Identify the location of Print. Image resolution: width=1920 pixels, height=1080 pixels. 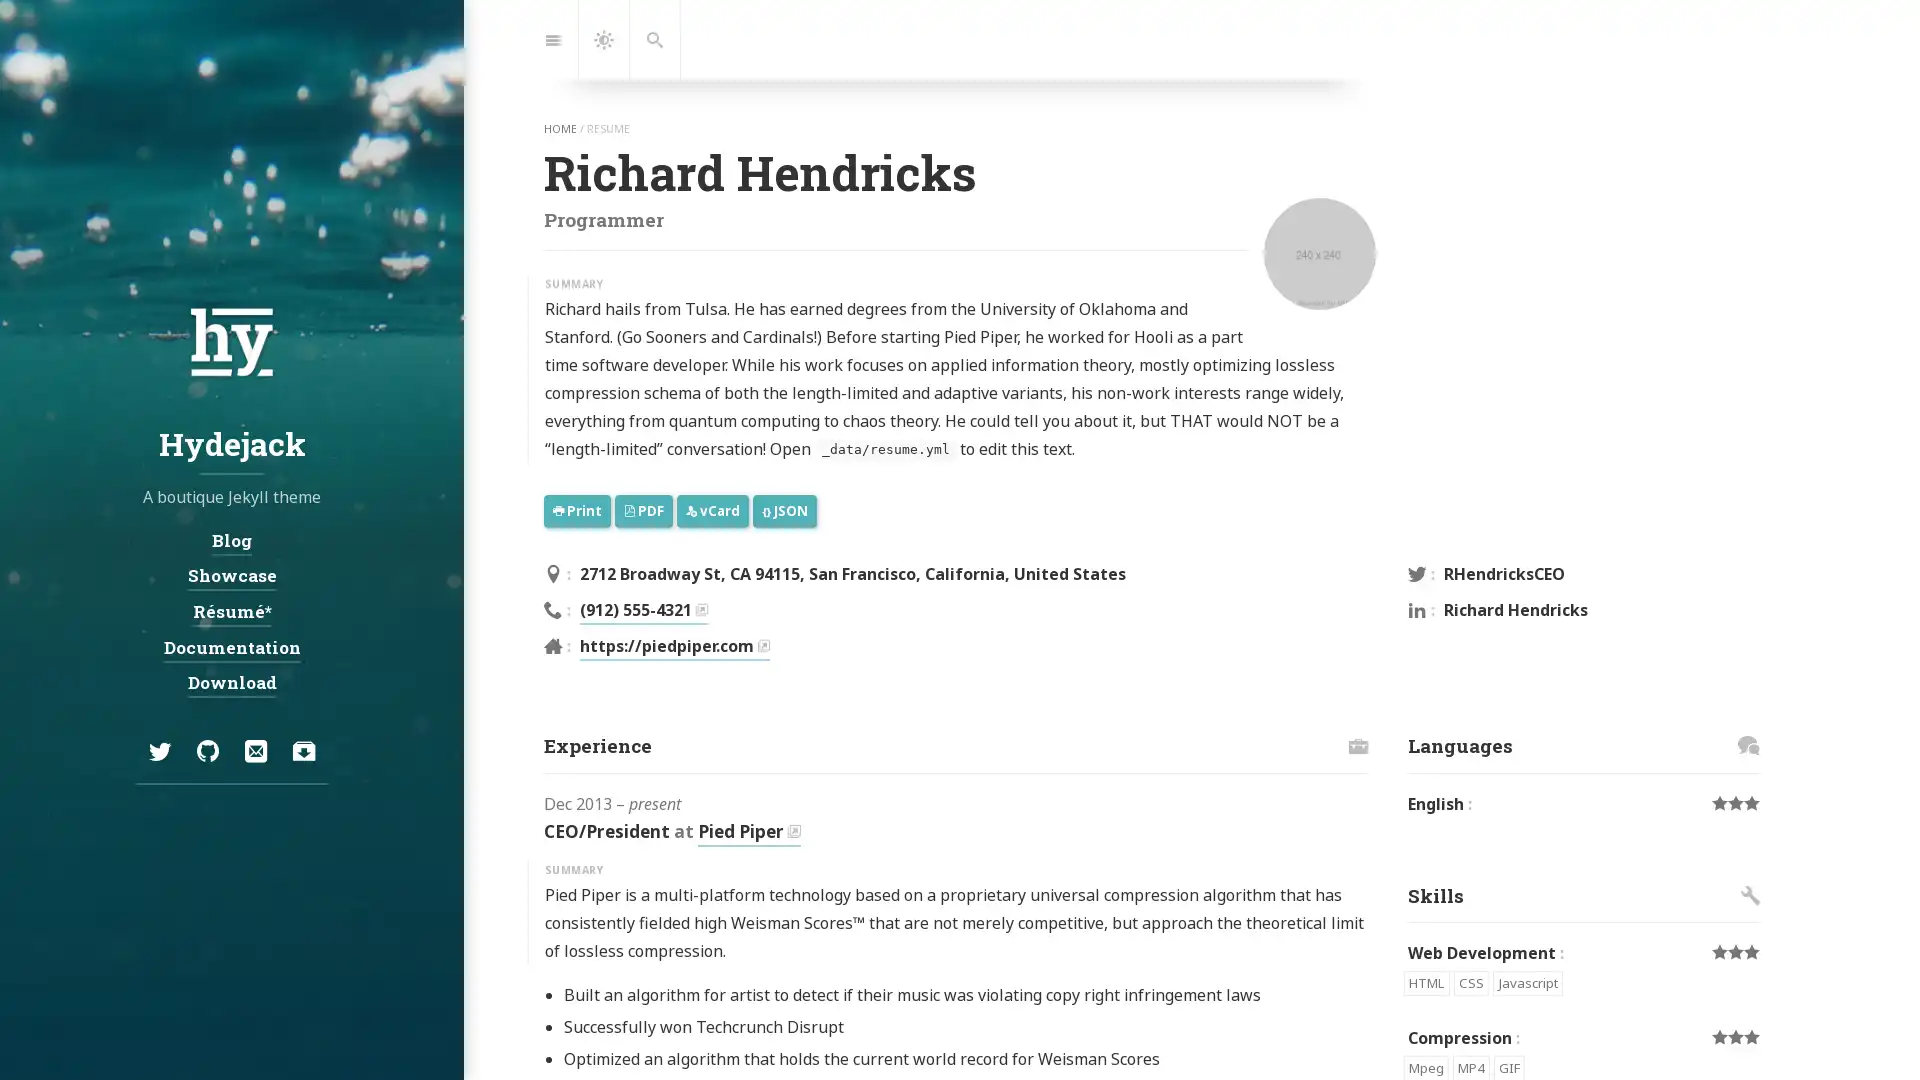
(576, 509).